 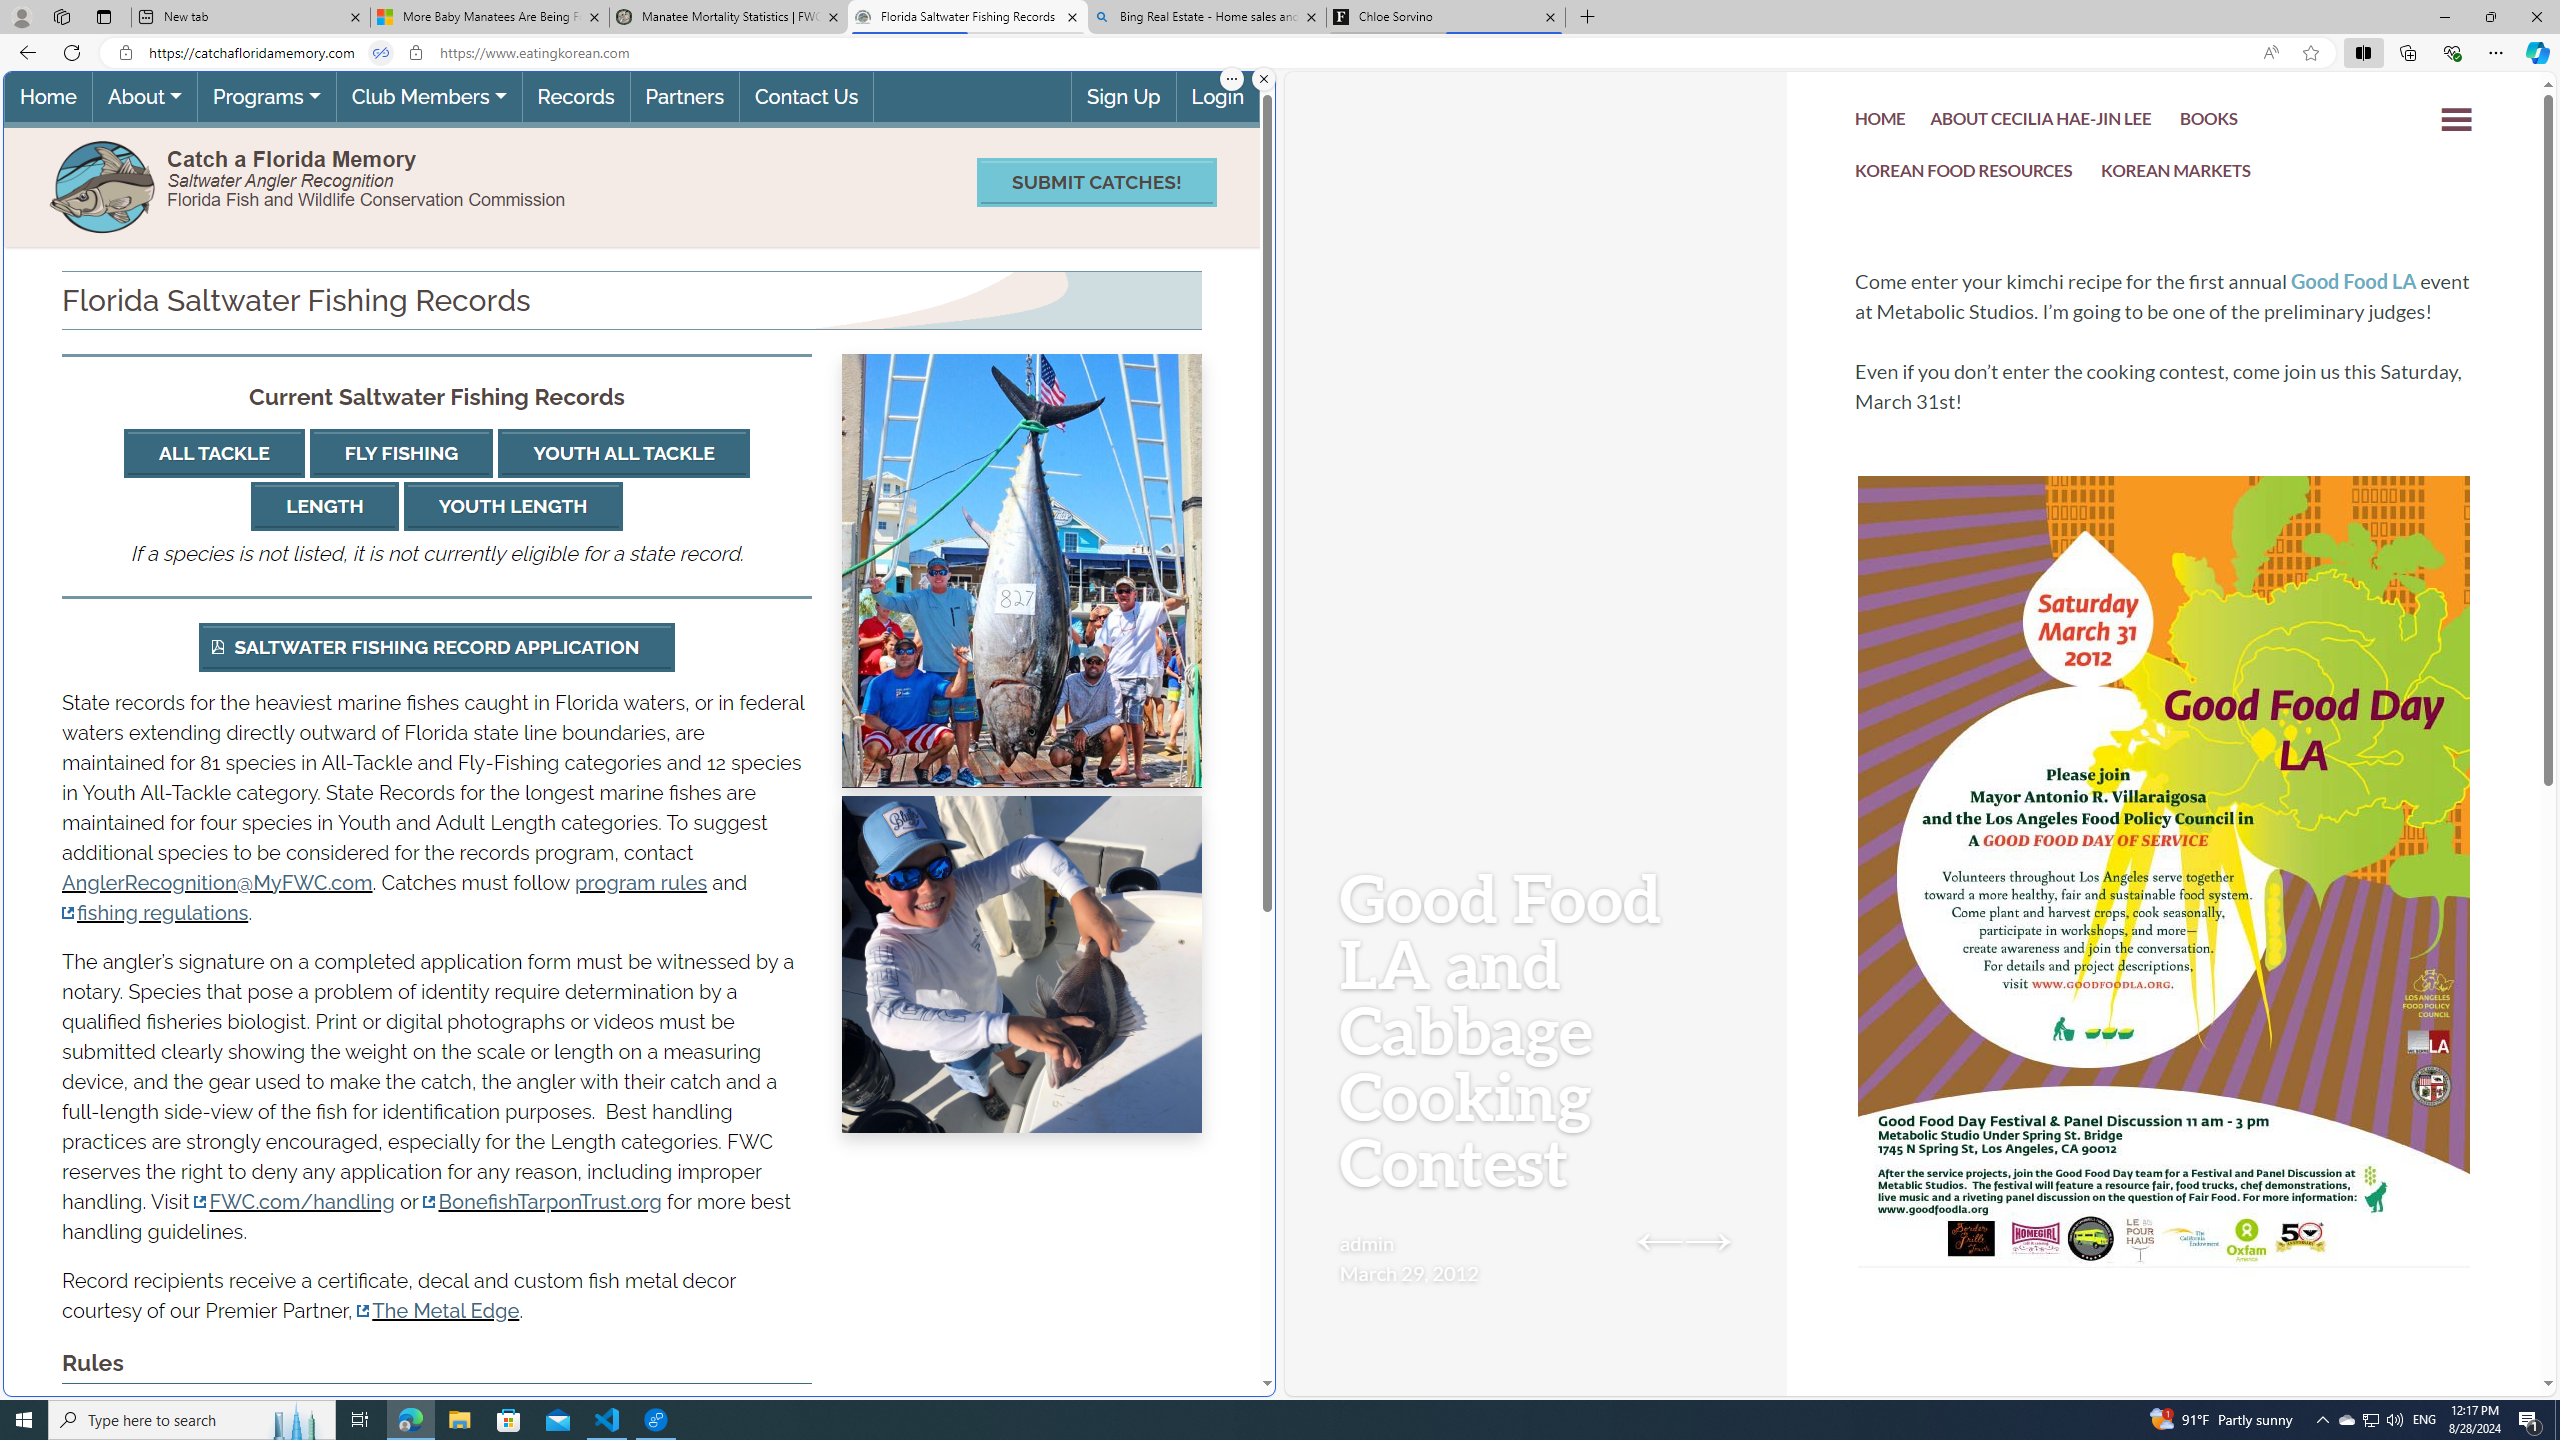 What do you see at coordinates (212, 453) in the screenshot?
I see `'ALL TACKLE'` at bounding box center [212, 453].